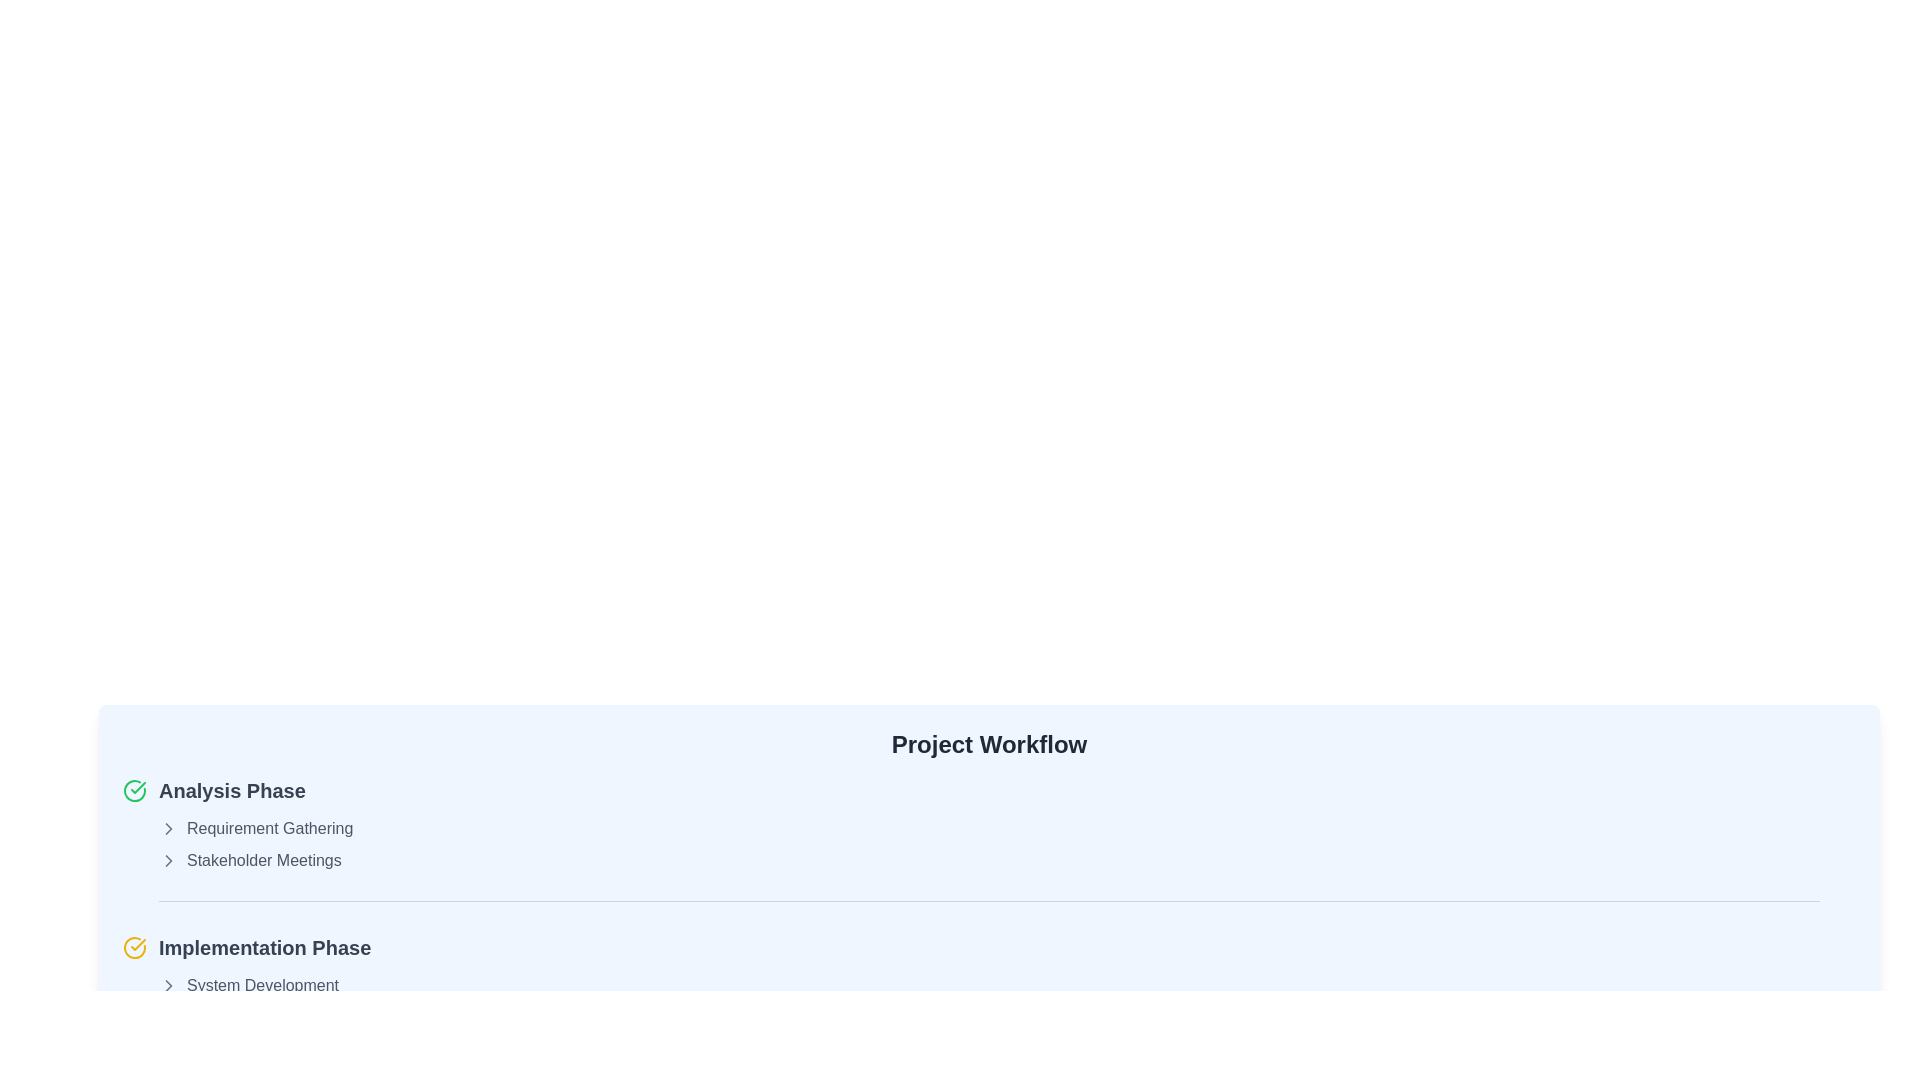 This screenshot has height=1080, width=1920. Describe the element at coordinates (168, 829) in the screenshot. I see `the Chevron-Right icon located to the left of the 'Requirement Gathering' text label` at that location.